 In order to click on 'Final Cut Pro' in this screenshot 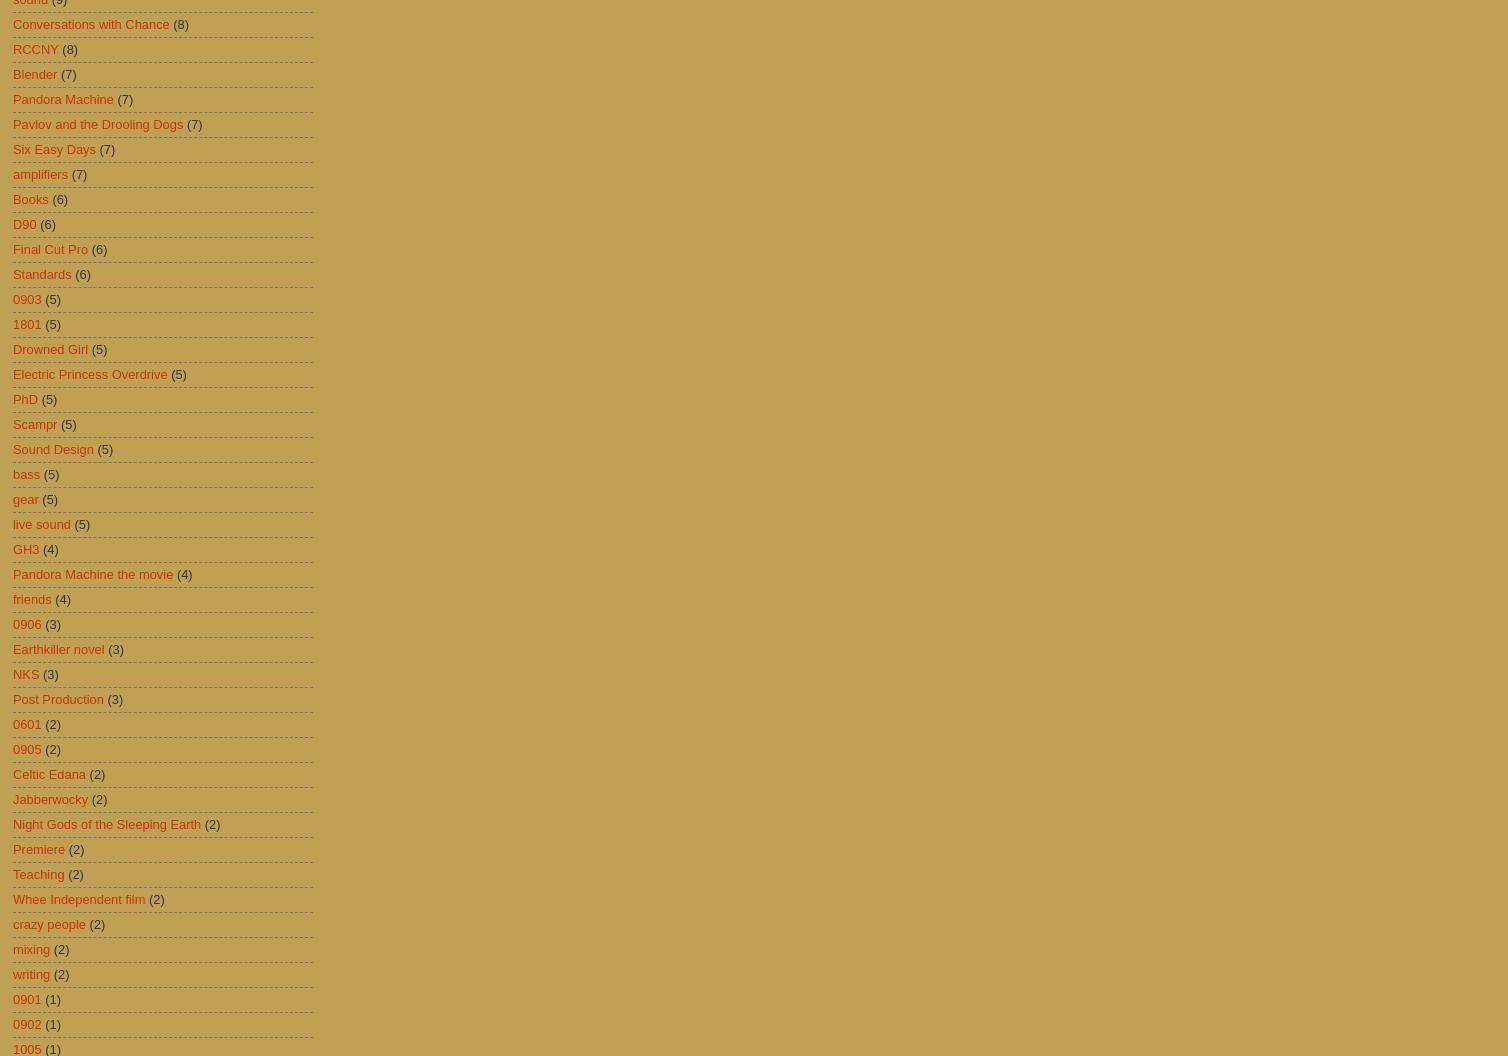, I will do `click(50, 248)`.